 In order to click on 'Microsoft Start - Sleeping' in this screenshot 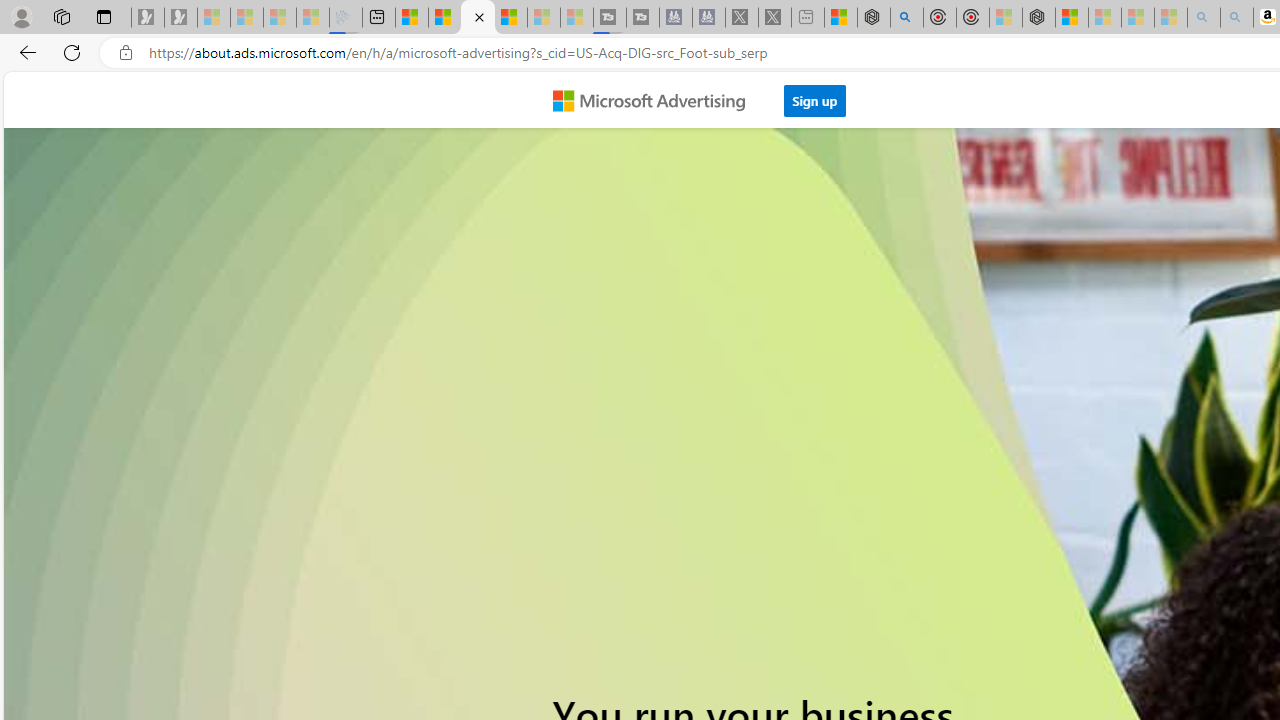, I will do `click(544, 17)`.